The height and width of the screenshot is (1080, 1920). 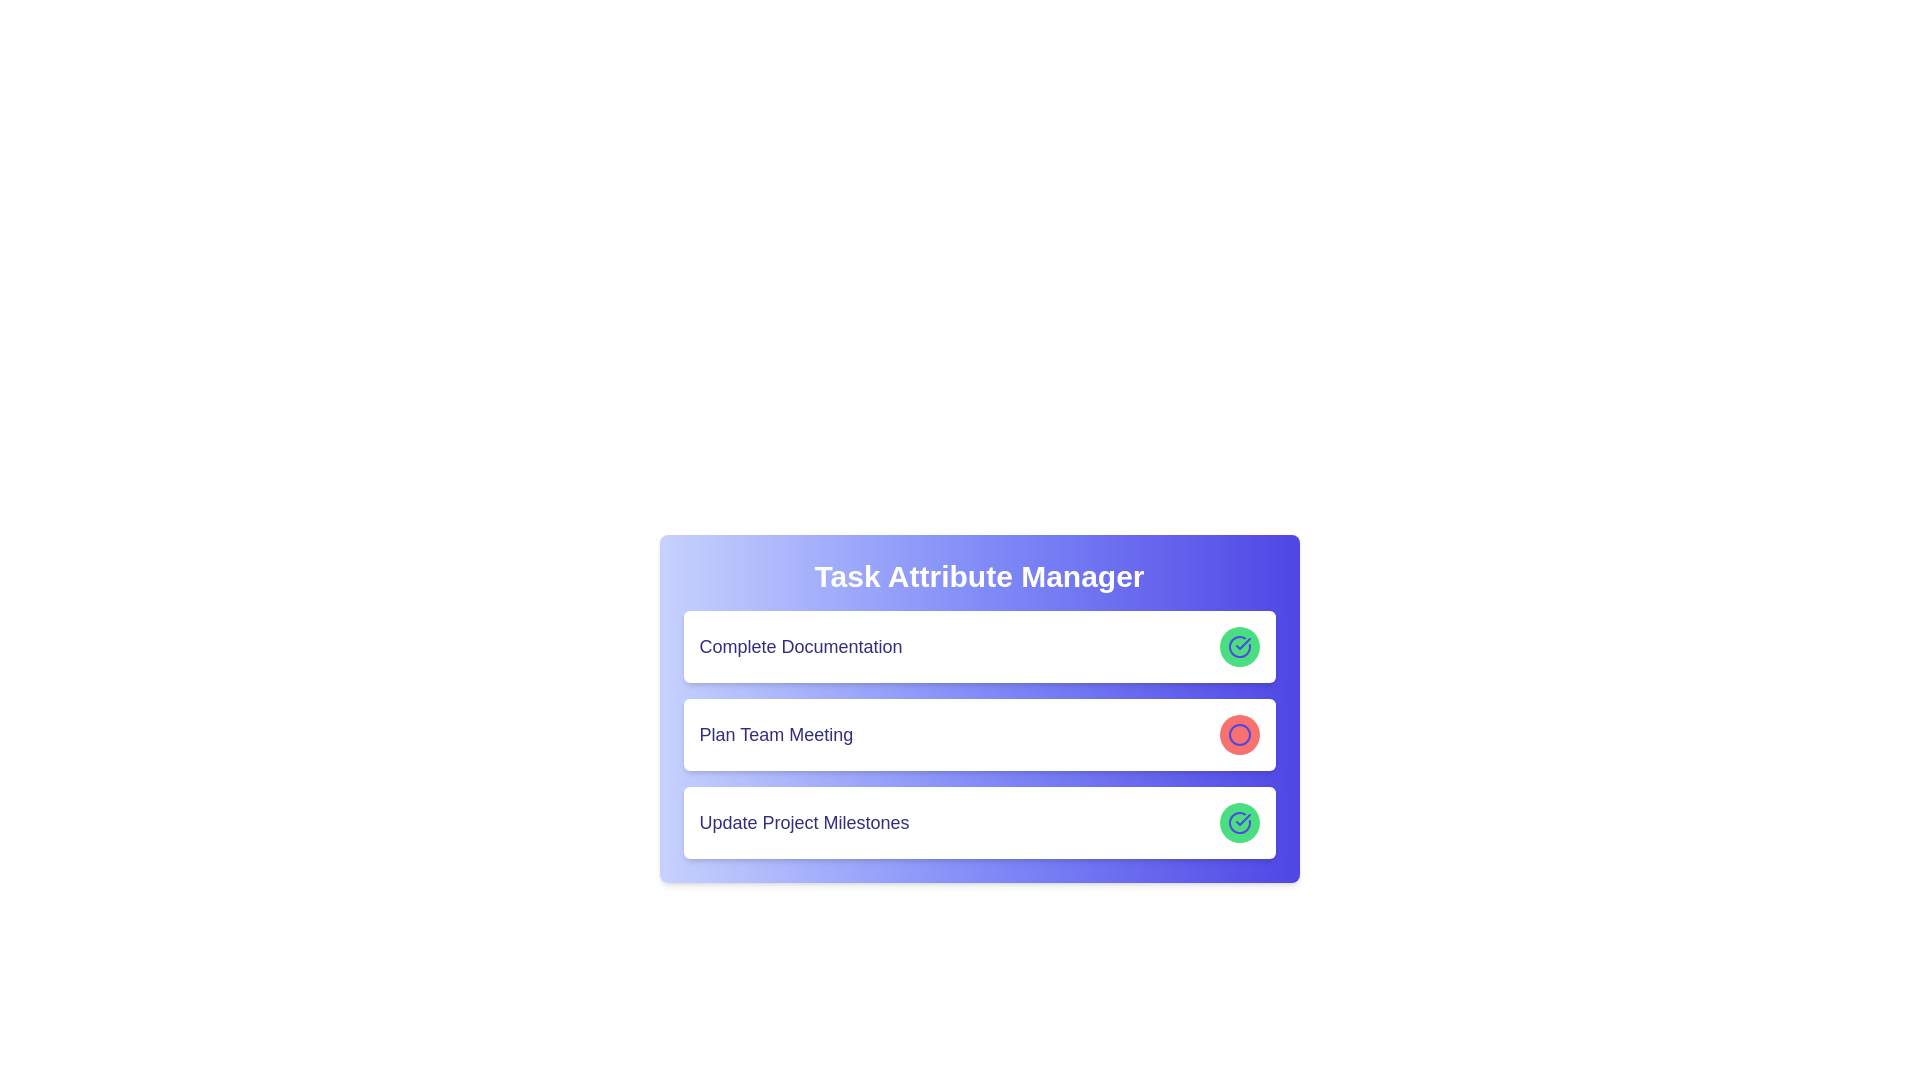 What do you see at coordinates (1238, 735) in the screenshot?
I see `the circular status indicator icon associated with the 'Plan Team Meeting' task` at bounding box center [1238, 735].